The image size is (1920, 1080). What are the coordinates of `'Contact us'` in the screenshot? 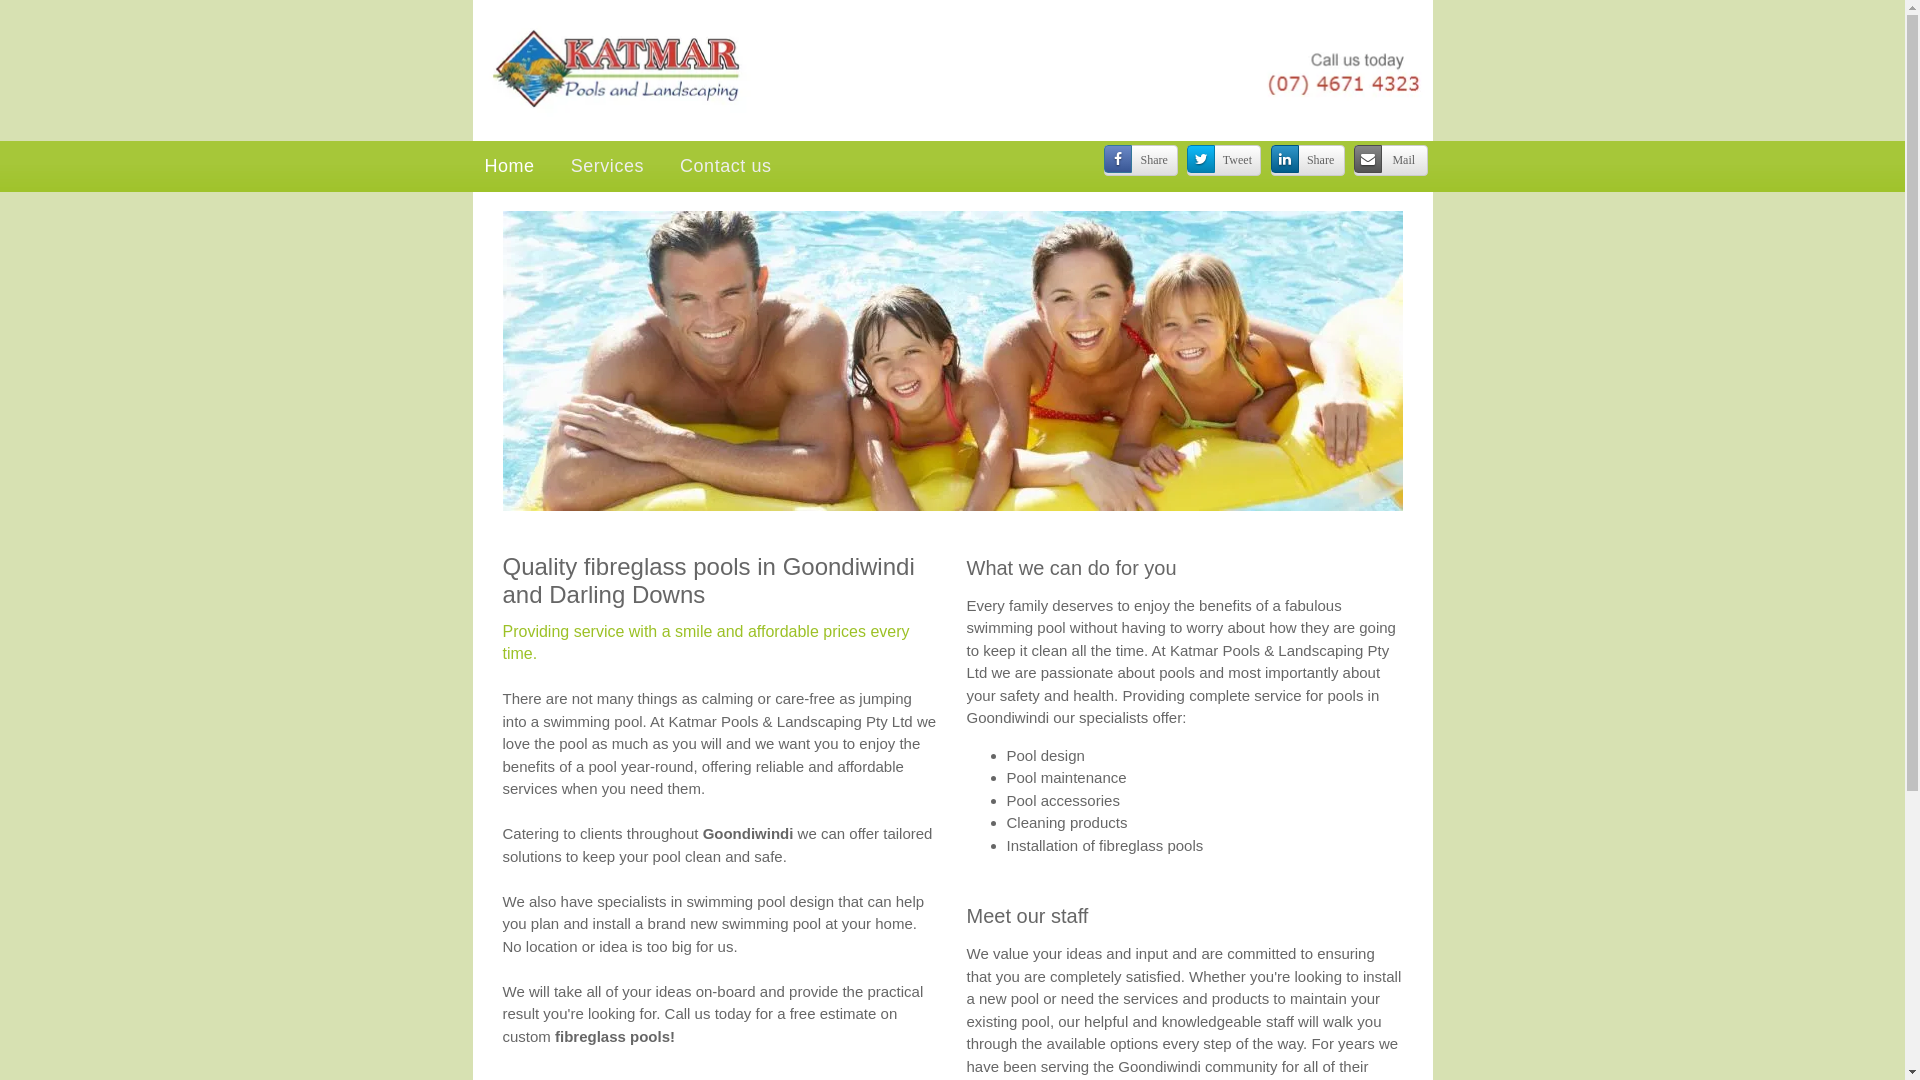 It's located at (724, 165).